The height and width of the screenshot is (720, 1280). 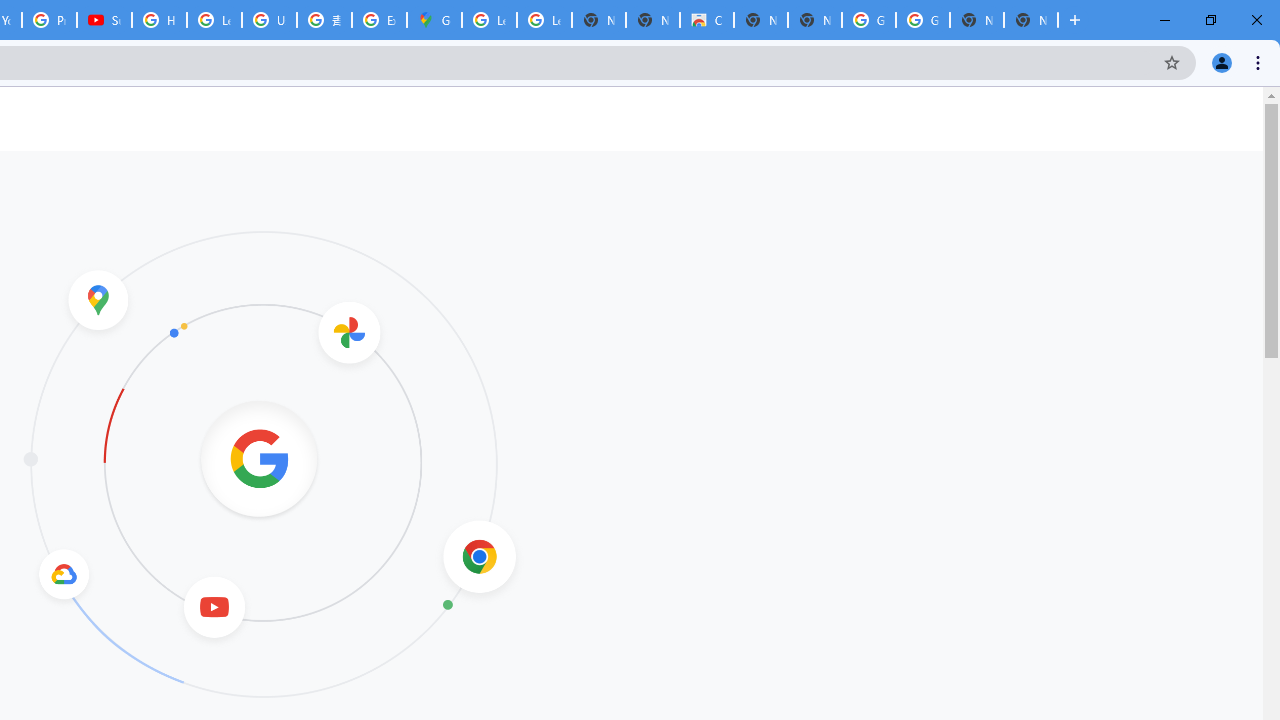 What do you see at coordinates (869, 20) in the screenshot?
I see `'Google Images'` at bounding box center [869, 20].